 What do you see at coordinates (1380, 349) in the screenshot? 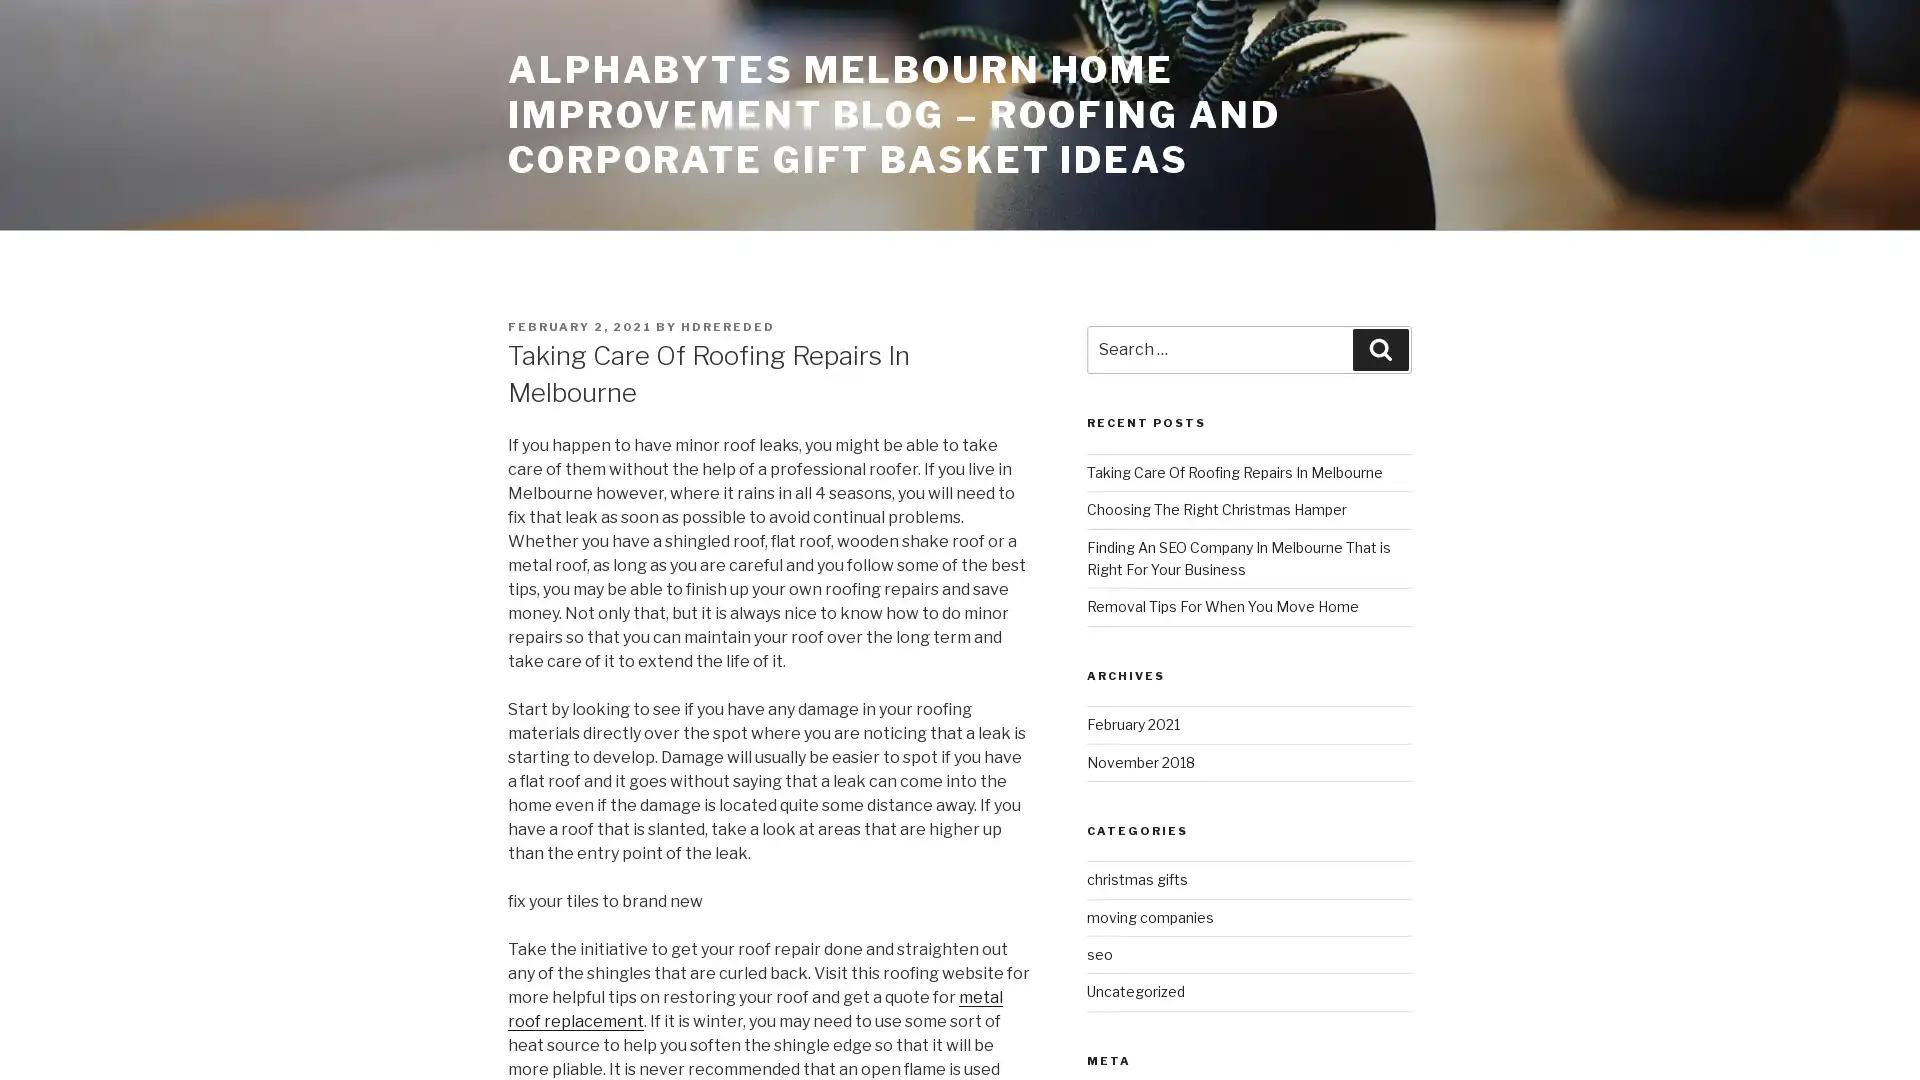
I see `Search` at bounding box center [1380, 349].